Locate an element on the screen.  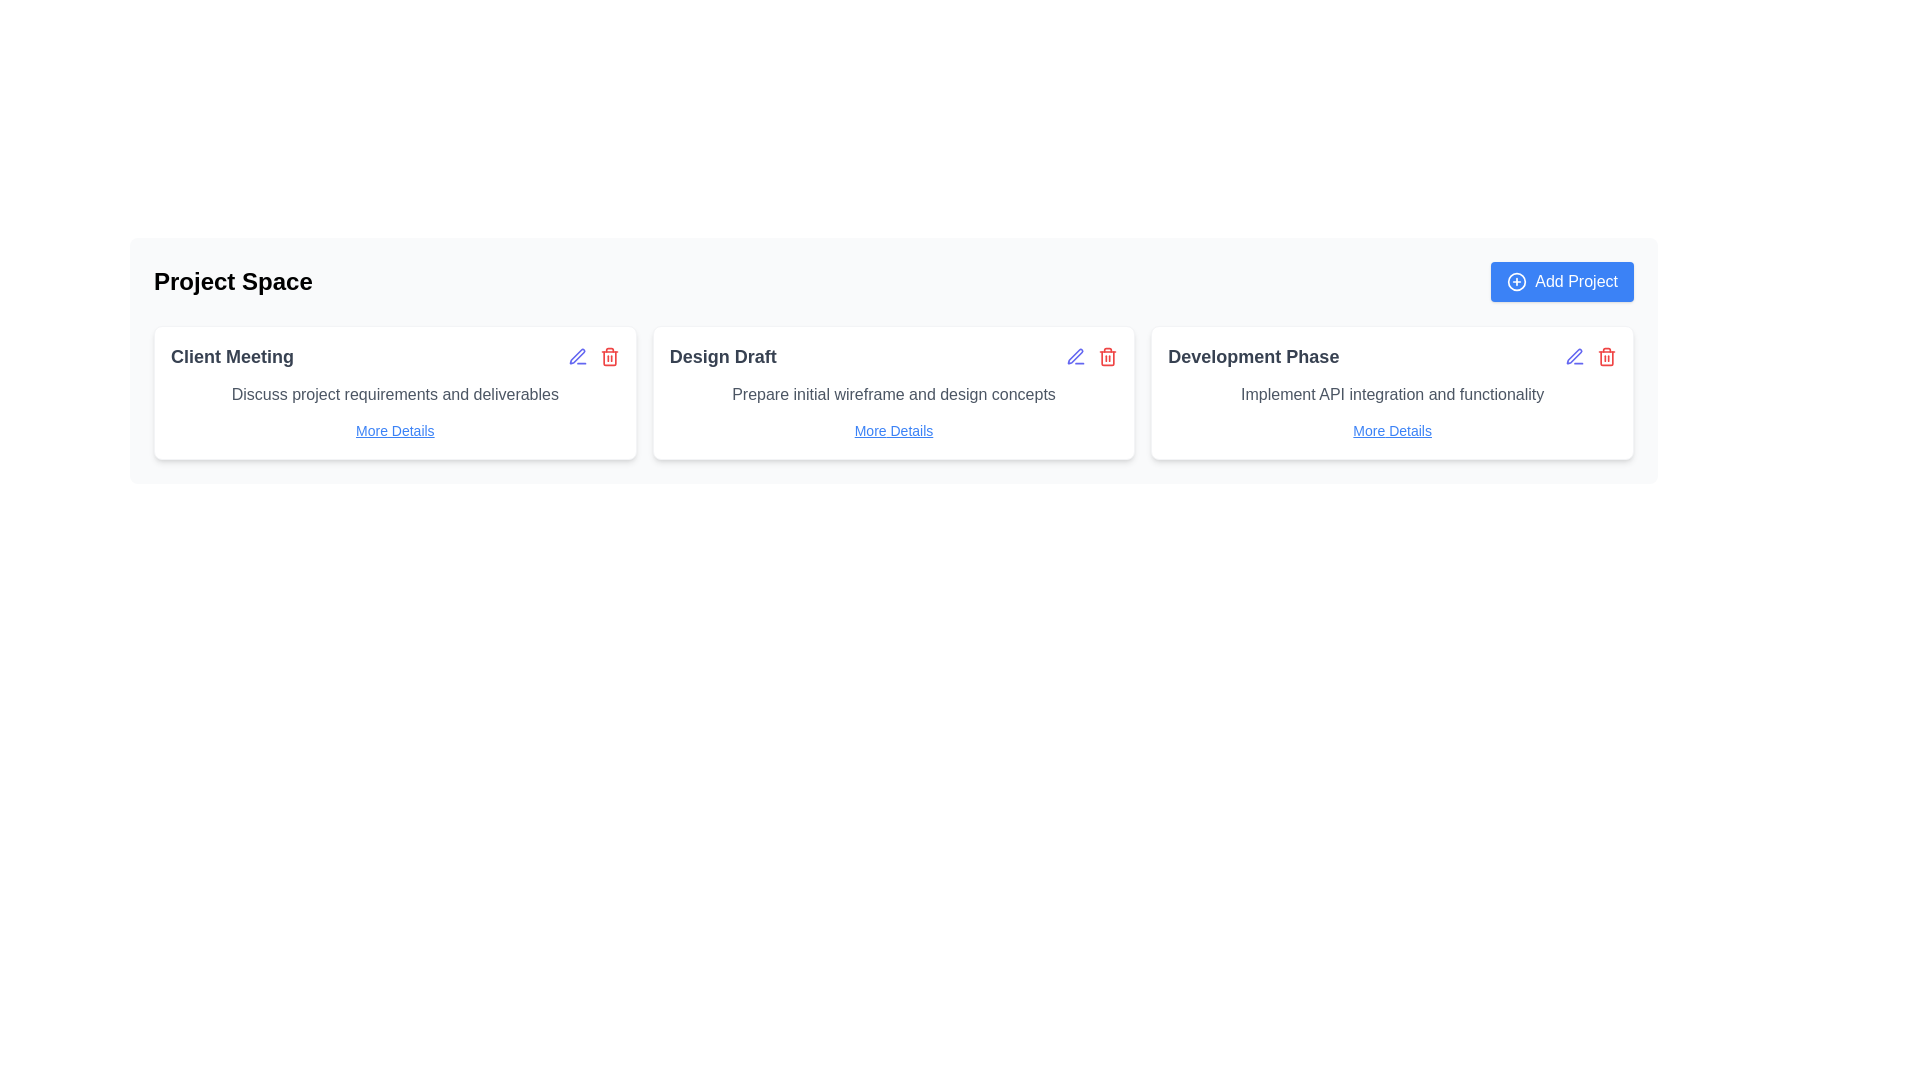
the hyperlink located is located at coordinates (394, 430).